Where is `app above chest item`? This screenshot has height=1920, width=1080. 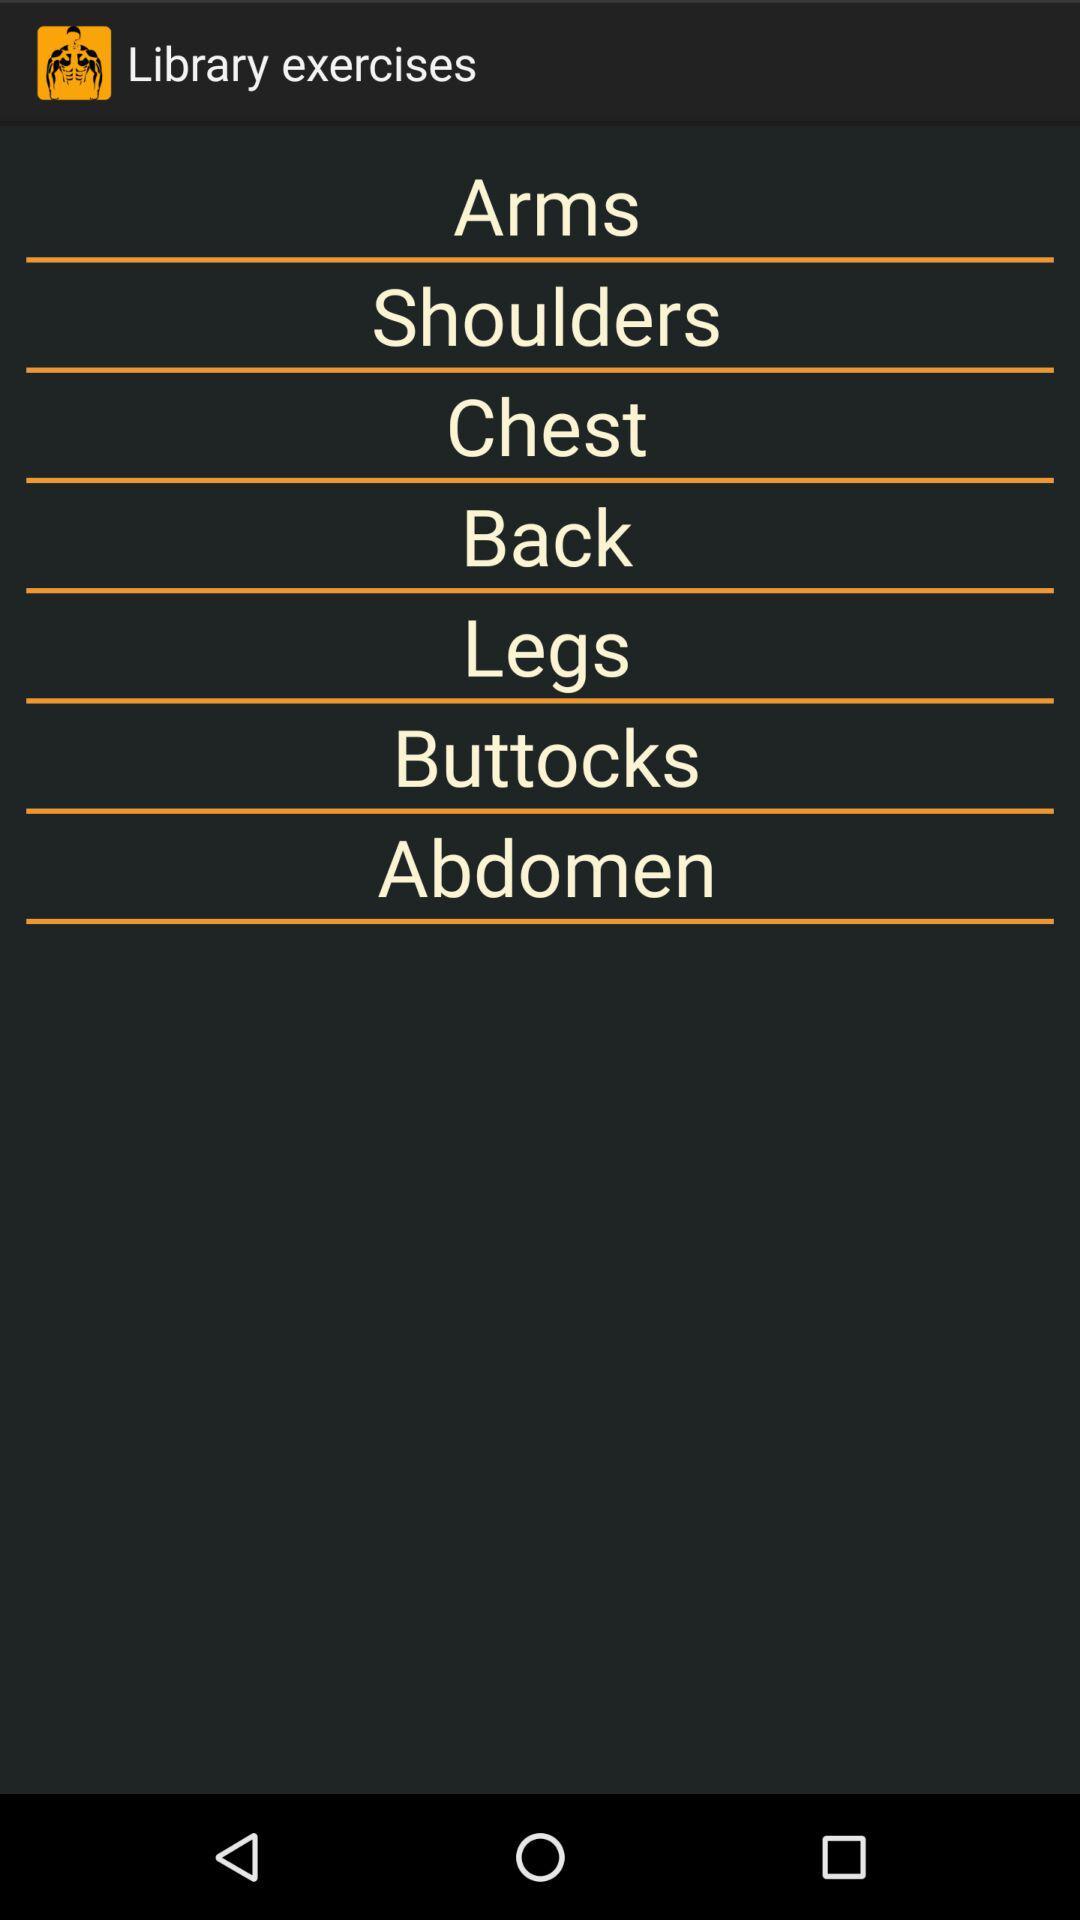
app above chest item is located at coordinates (540, 314).